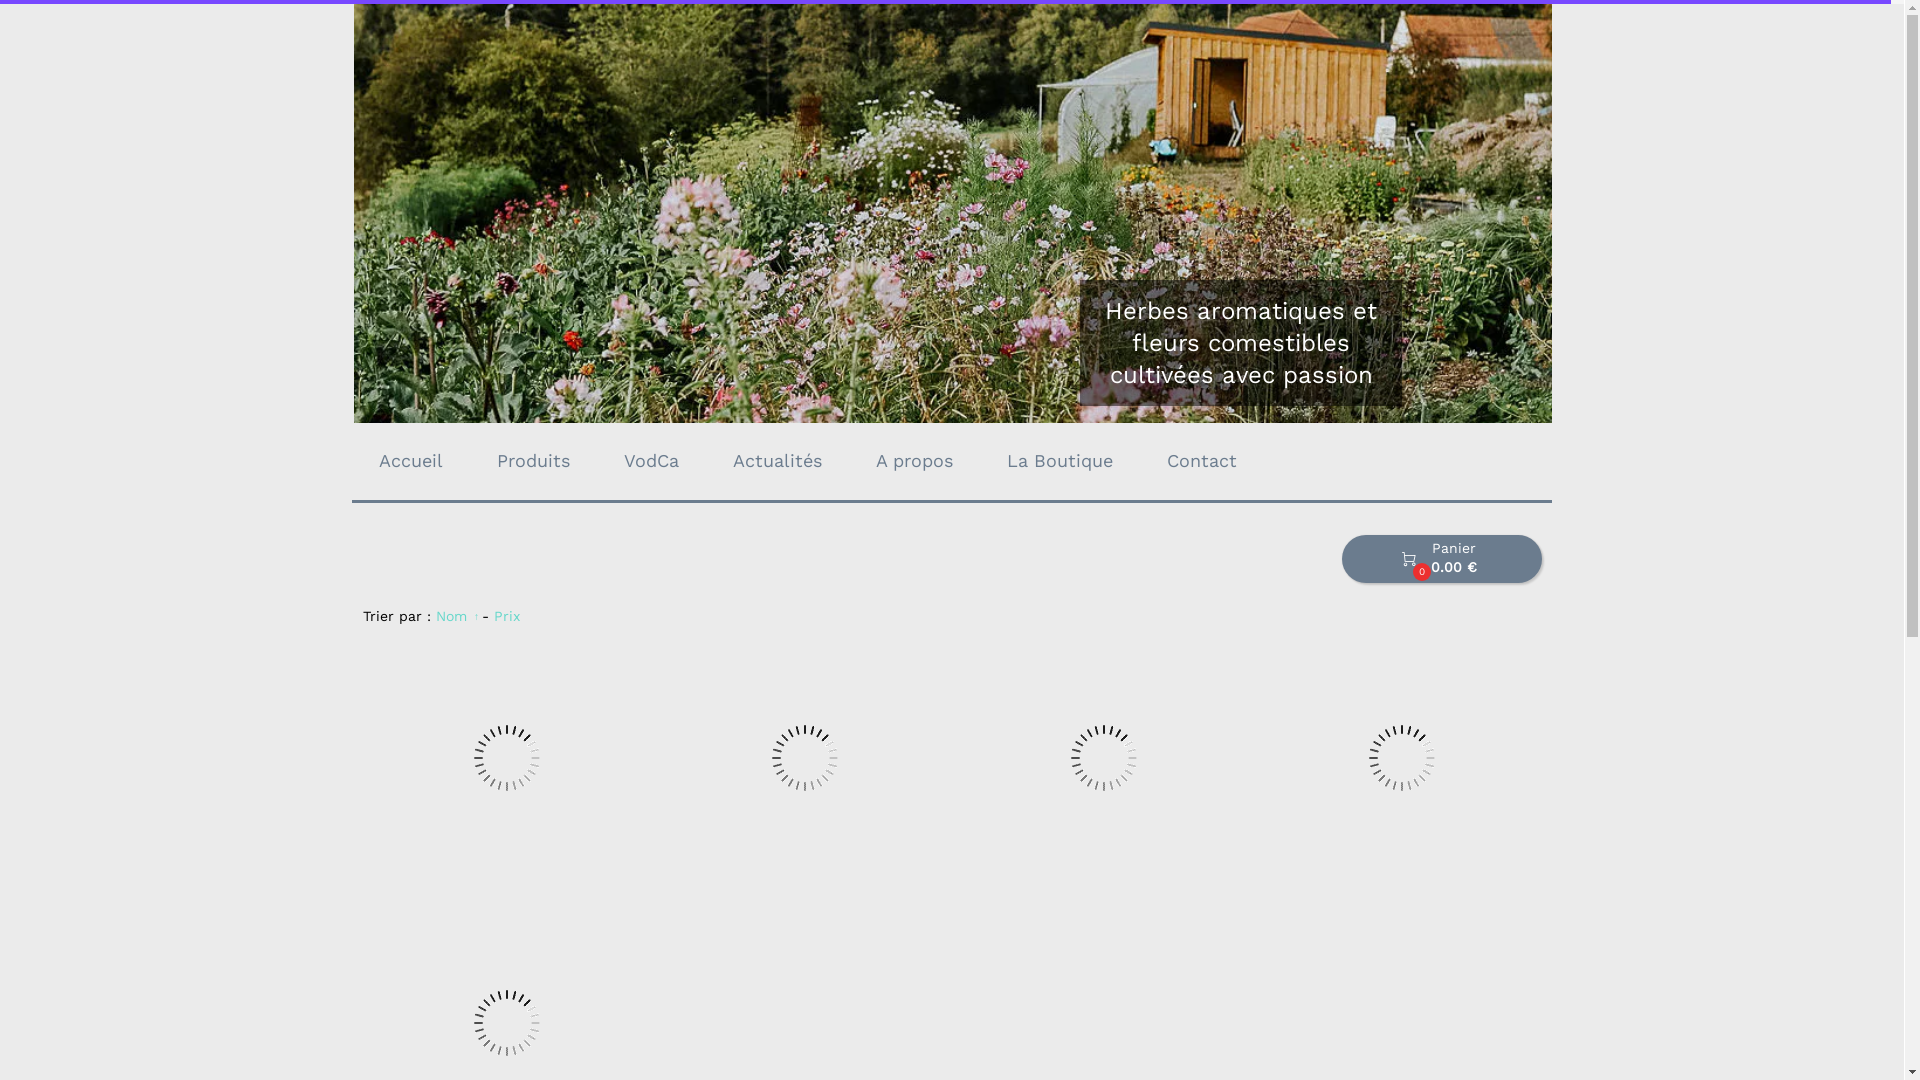 The height and width of the screenshot is (1080, 1920). Describe the element at coordinates (533, 461) in the screenshot. I see `'Produits'` at that location.